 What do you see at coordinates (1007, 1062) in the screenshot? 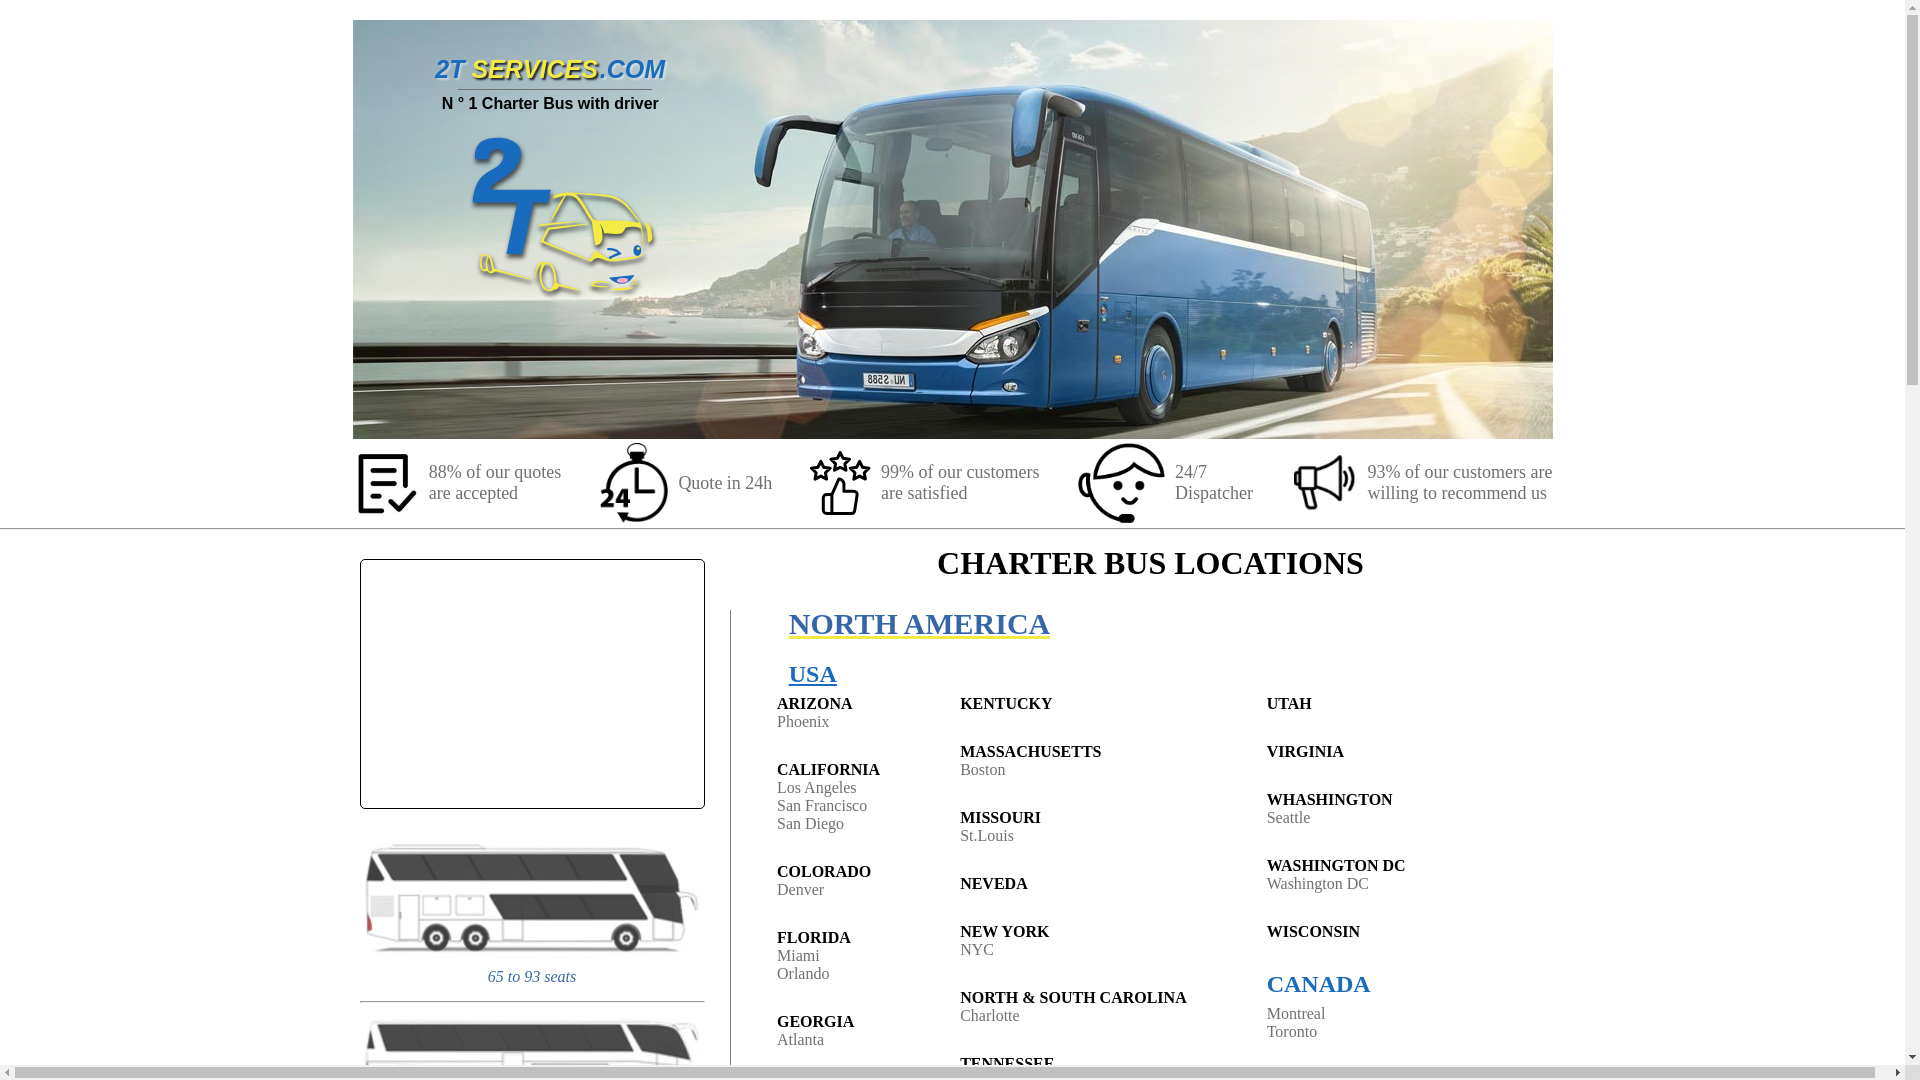
I see `'TENNESSEE'` at bounding box center [1007, 1062].